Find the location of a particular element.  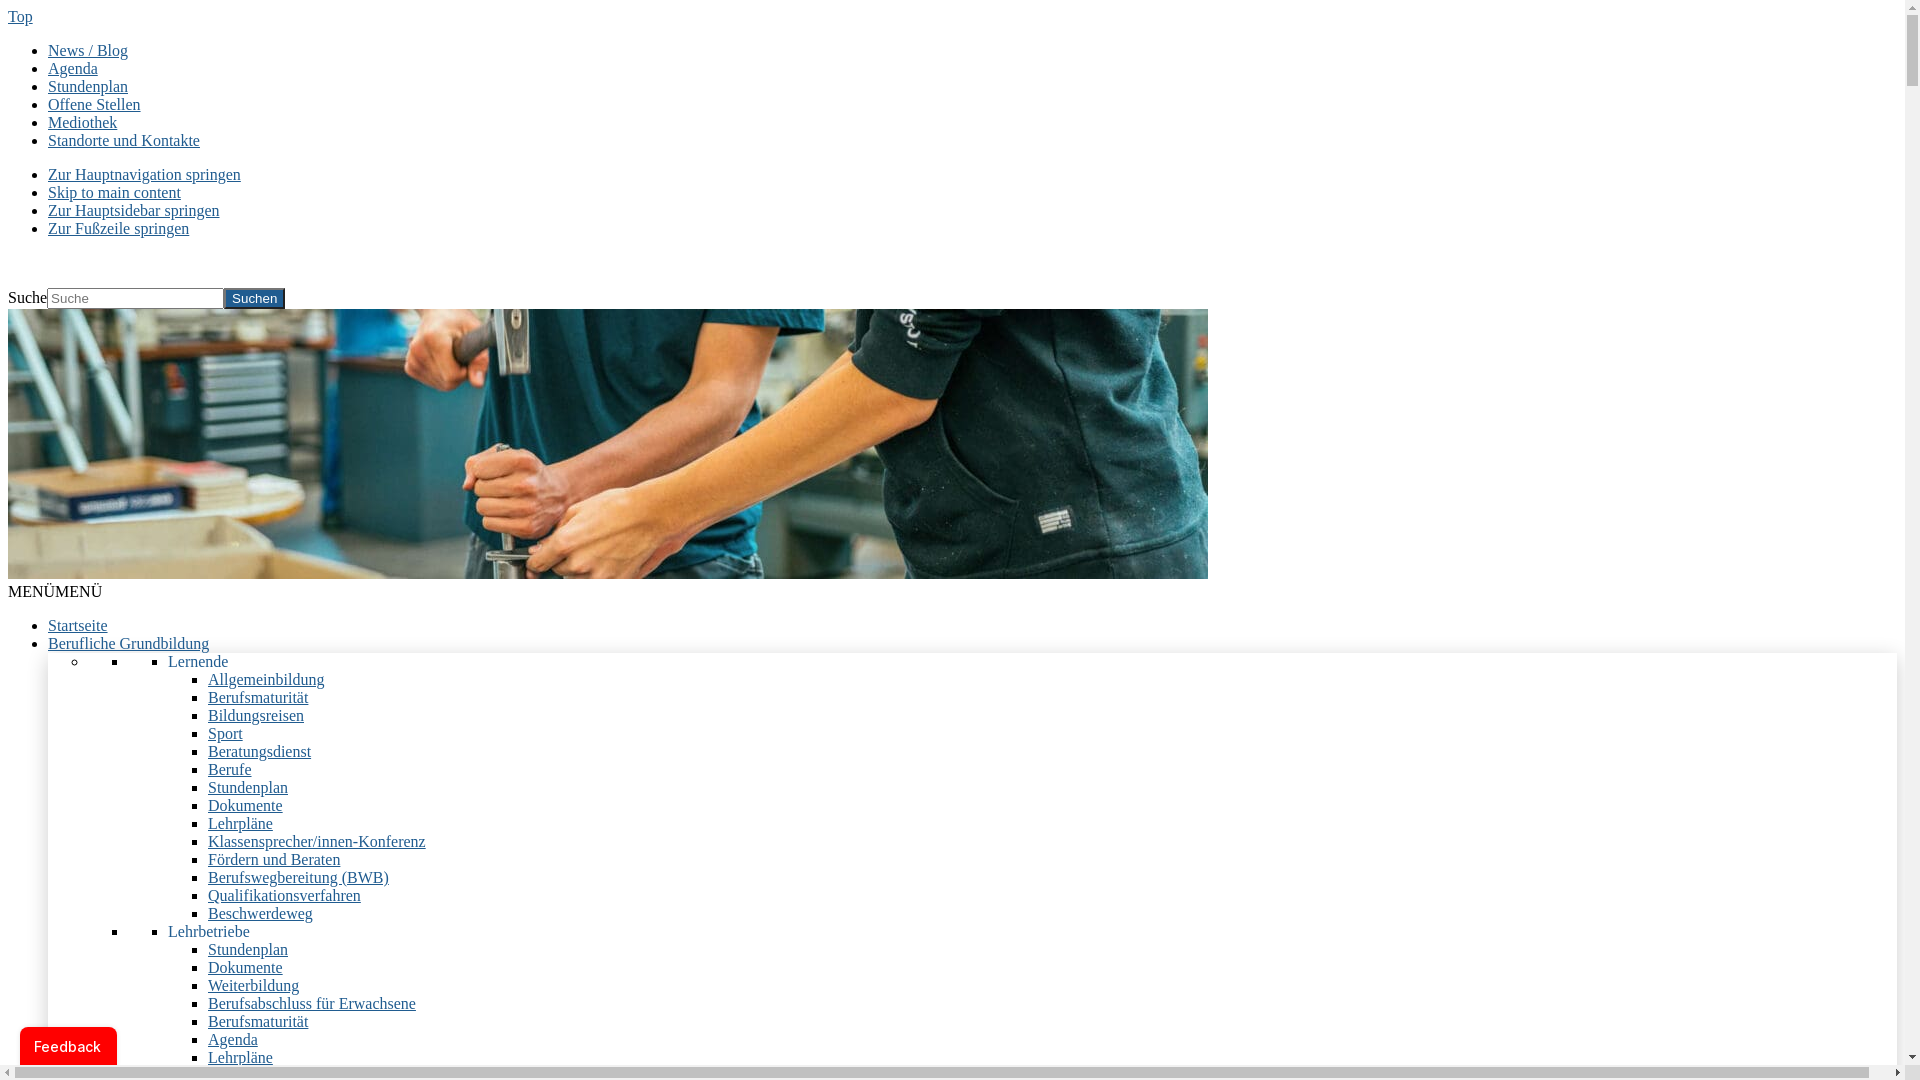

'Berufe' is located at coordinates (207, 768).